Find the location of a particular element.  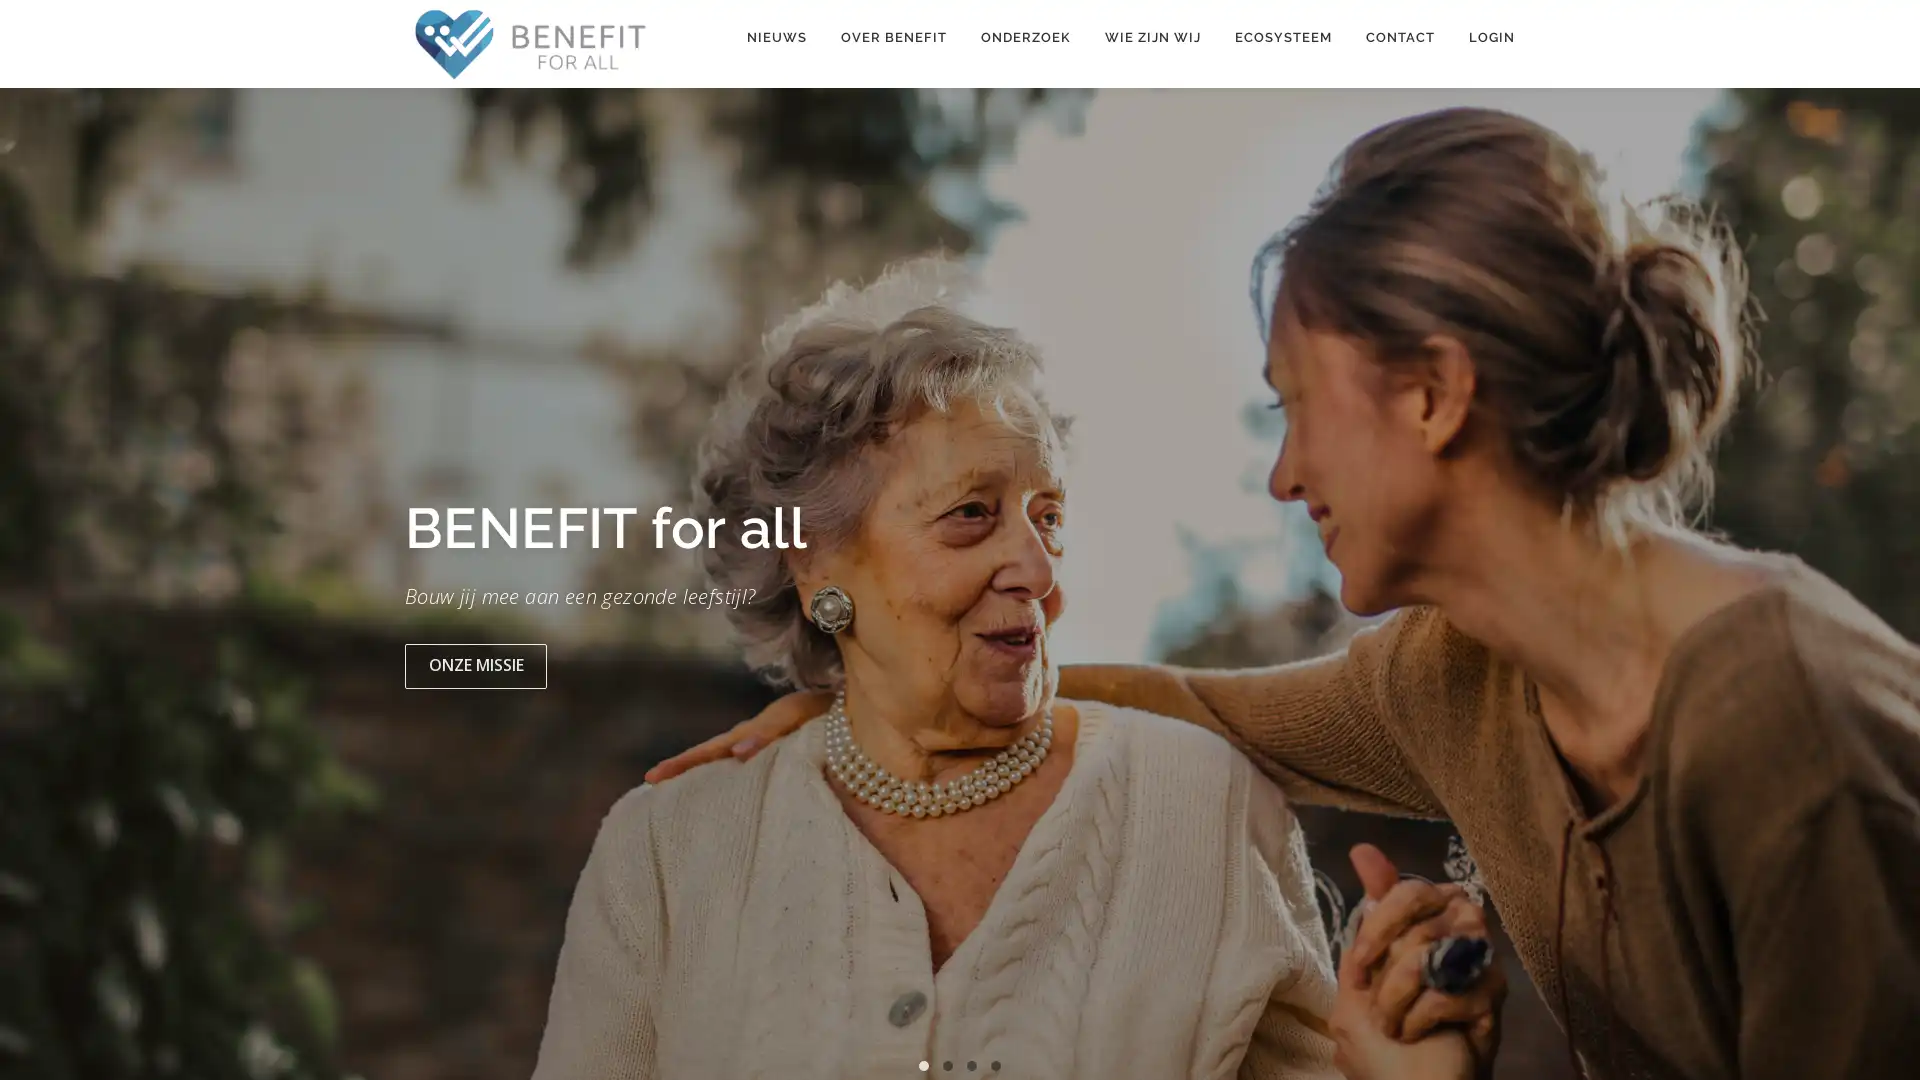

Previous is located at coordinates (37, 589).